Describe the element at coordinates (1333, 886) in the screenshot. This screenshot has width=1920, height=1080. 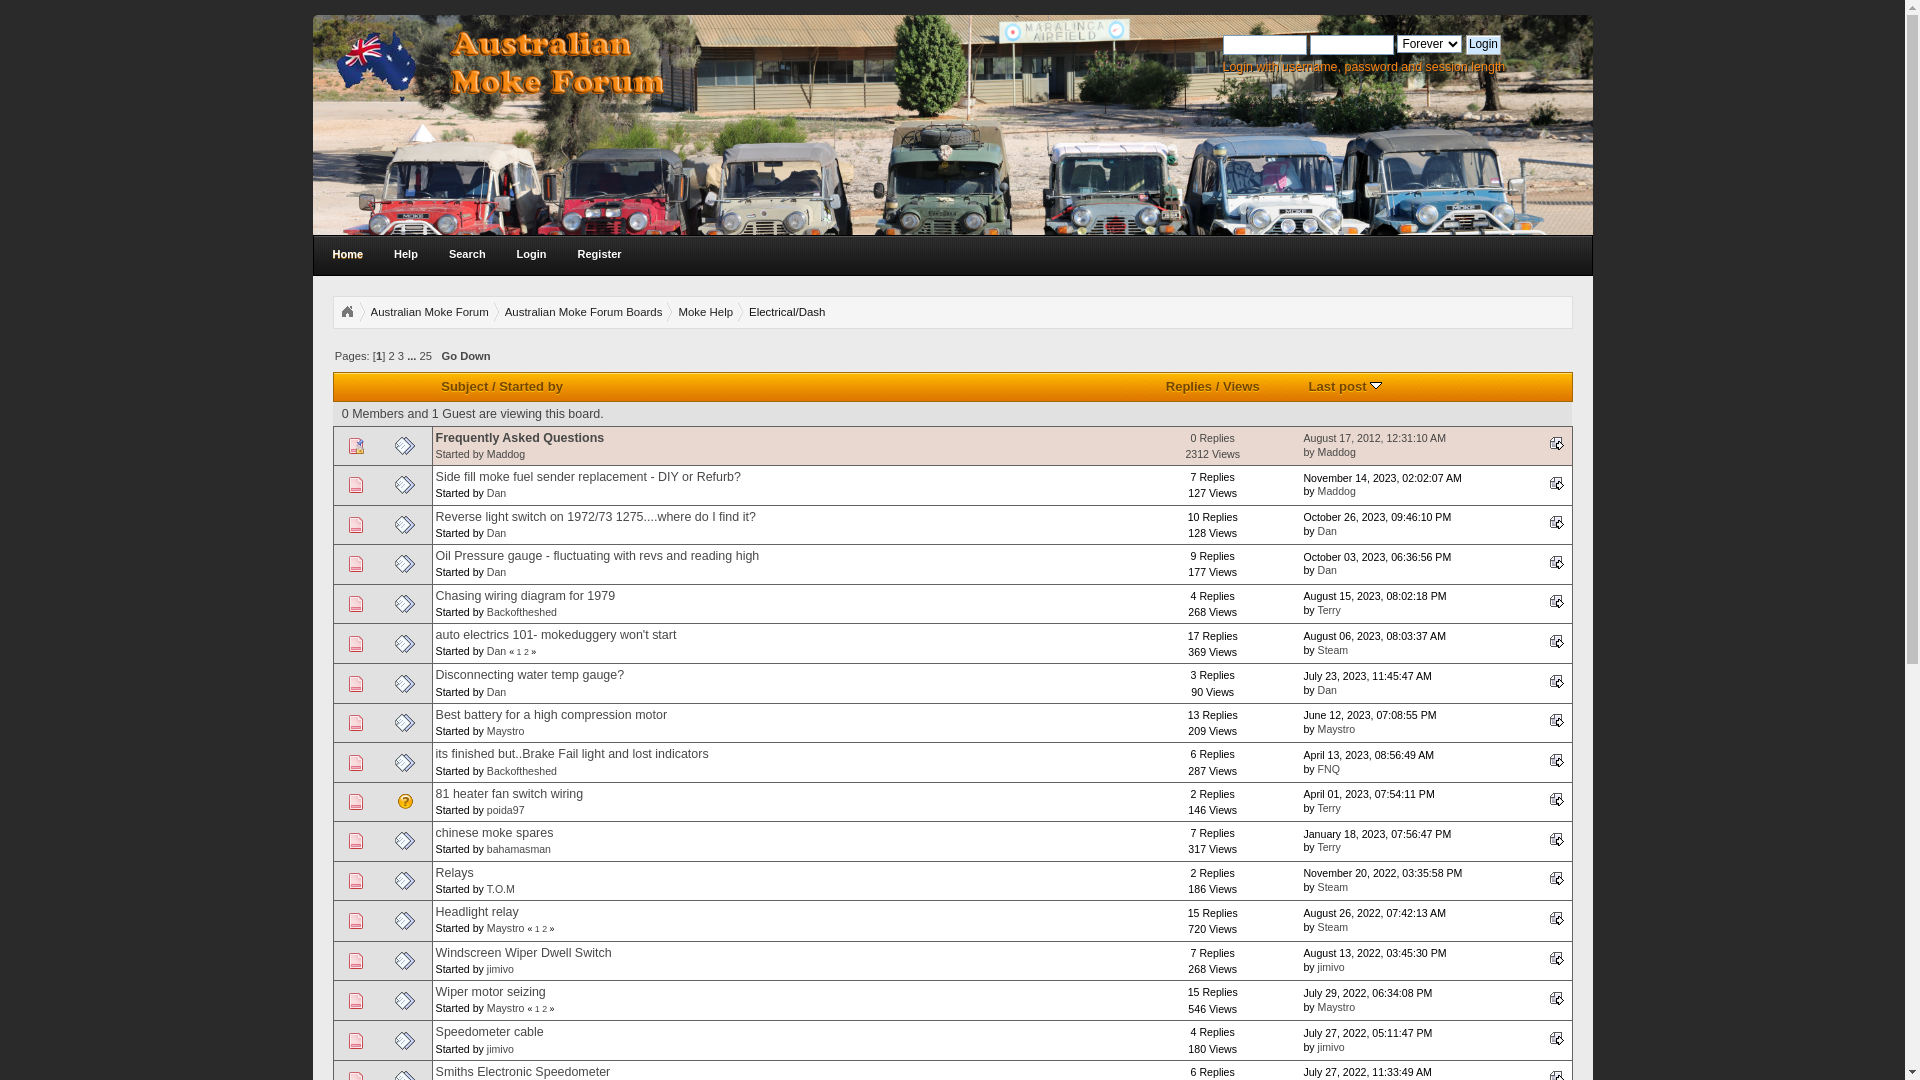
I see `'Steam'` at that location.